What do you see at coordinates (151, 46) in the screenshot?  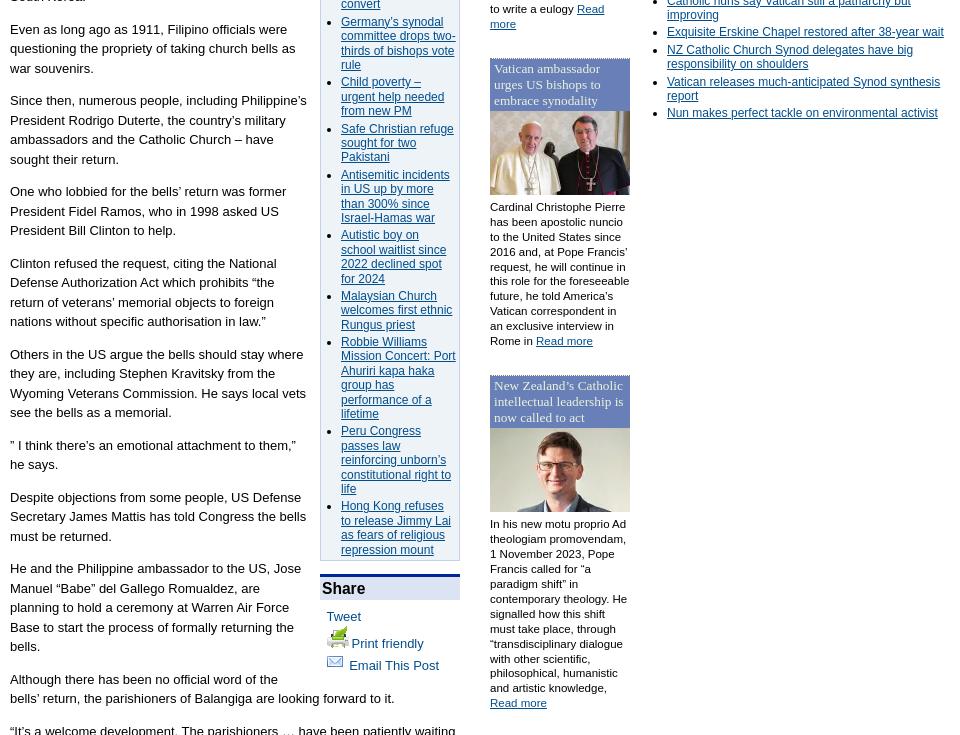 I see `'Even as long ago as 1911, Filipino officials were questioning the propriety of taking church bells as war souvenirs.'` at bounding box center [151, 46].